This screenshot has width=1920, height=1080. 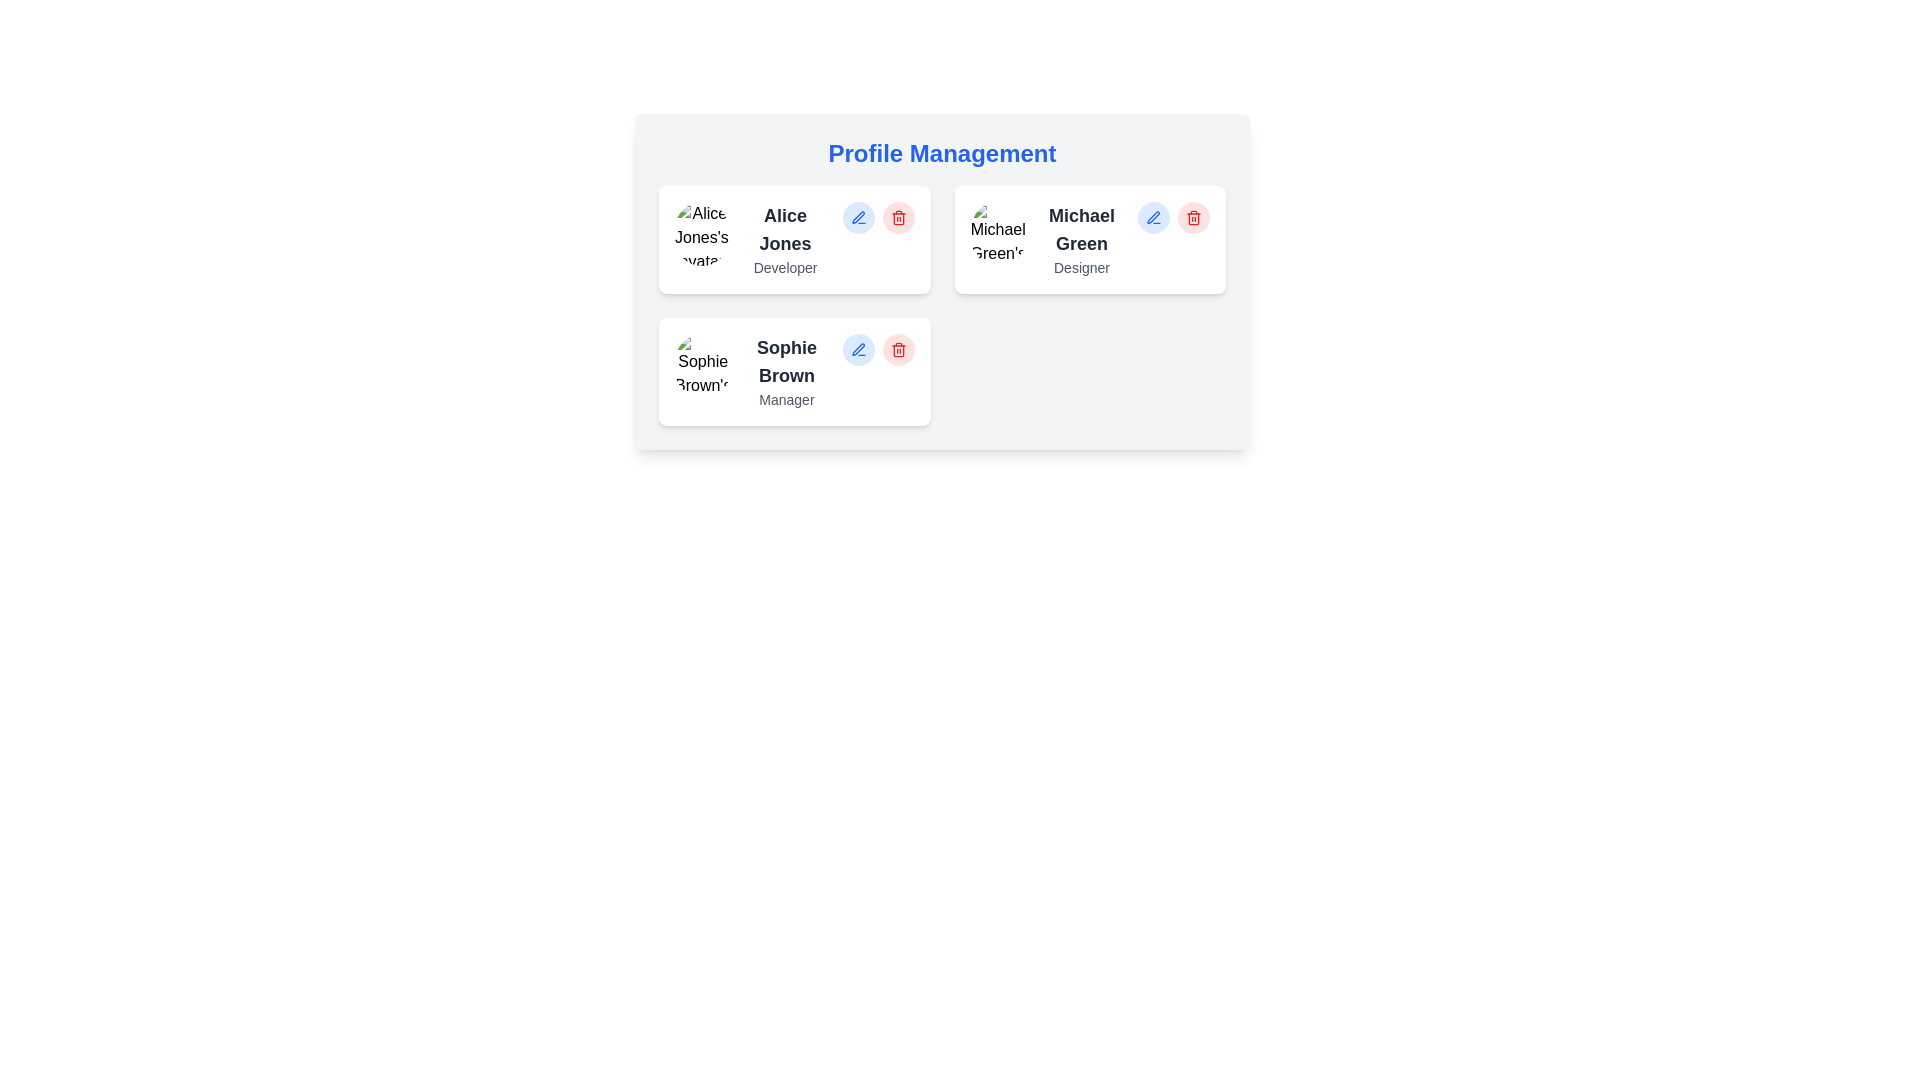 What do you see at coordinates (878, 218) in the screenshot?
I see `the interactive button group associated with the user profile 'Alice Jones', which contains editing and deletion buttons` at bounding box center [878, 218].